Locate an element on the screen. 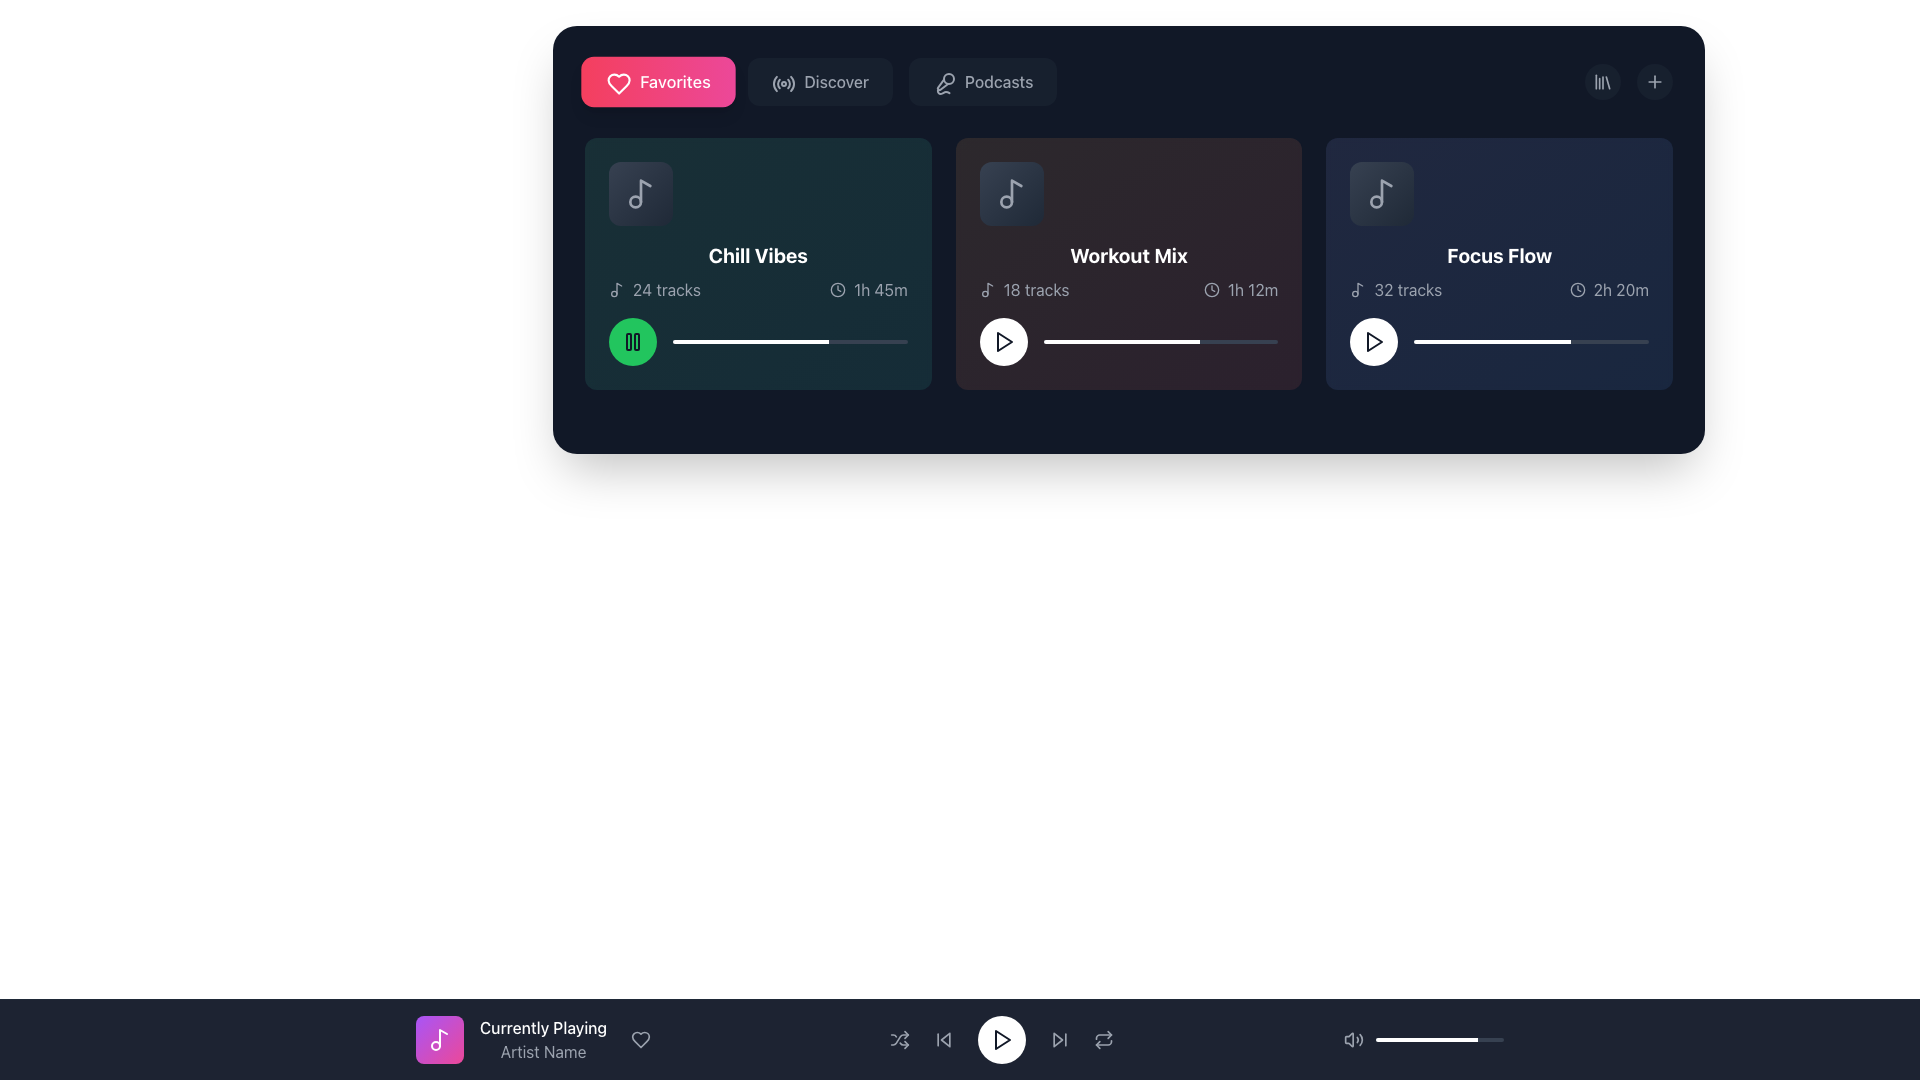 Image resolution: width=1920 pixels, height=1080 pixels. the 'Focus Flow' playlist icon located to the left of the text '32 tracks' in the upper content area is located at coordinates (1358, 289).